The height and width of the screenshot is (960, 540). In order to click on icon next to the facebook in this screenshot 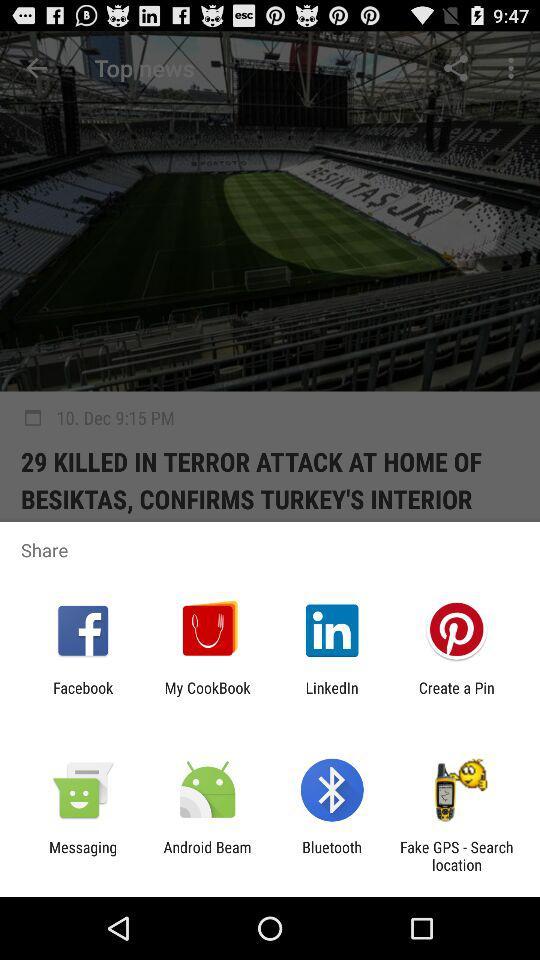, I will do `click(206, 696)`.